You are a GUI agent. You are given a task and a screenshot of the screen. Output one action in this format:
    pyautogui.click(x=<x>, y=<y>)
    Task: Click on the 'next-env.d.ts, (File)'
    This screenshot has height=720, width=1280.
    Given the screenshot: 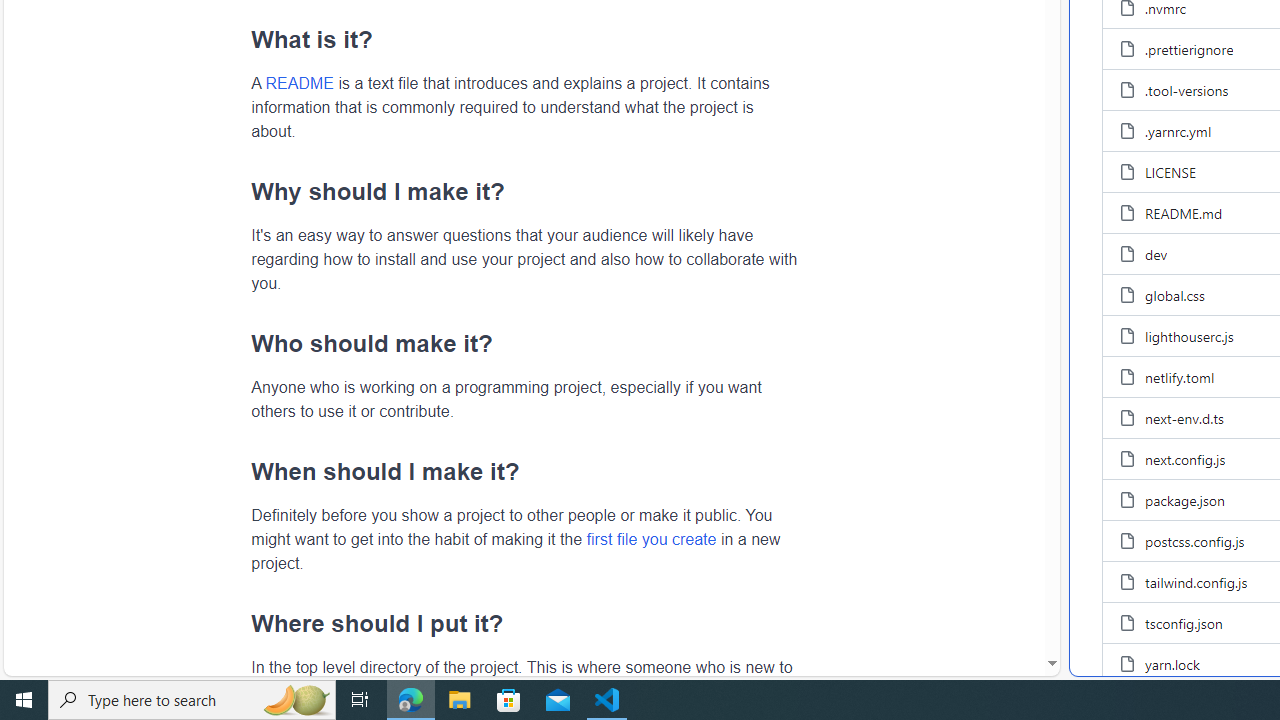 What is the action you would take?
    pyautogui.click(x=1184, y=416)
    